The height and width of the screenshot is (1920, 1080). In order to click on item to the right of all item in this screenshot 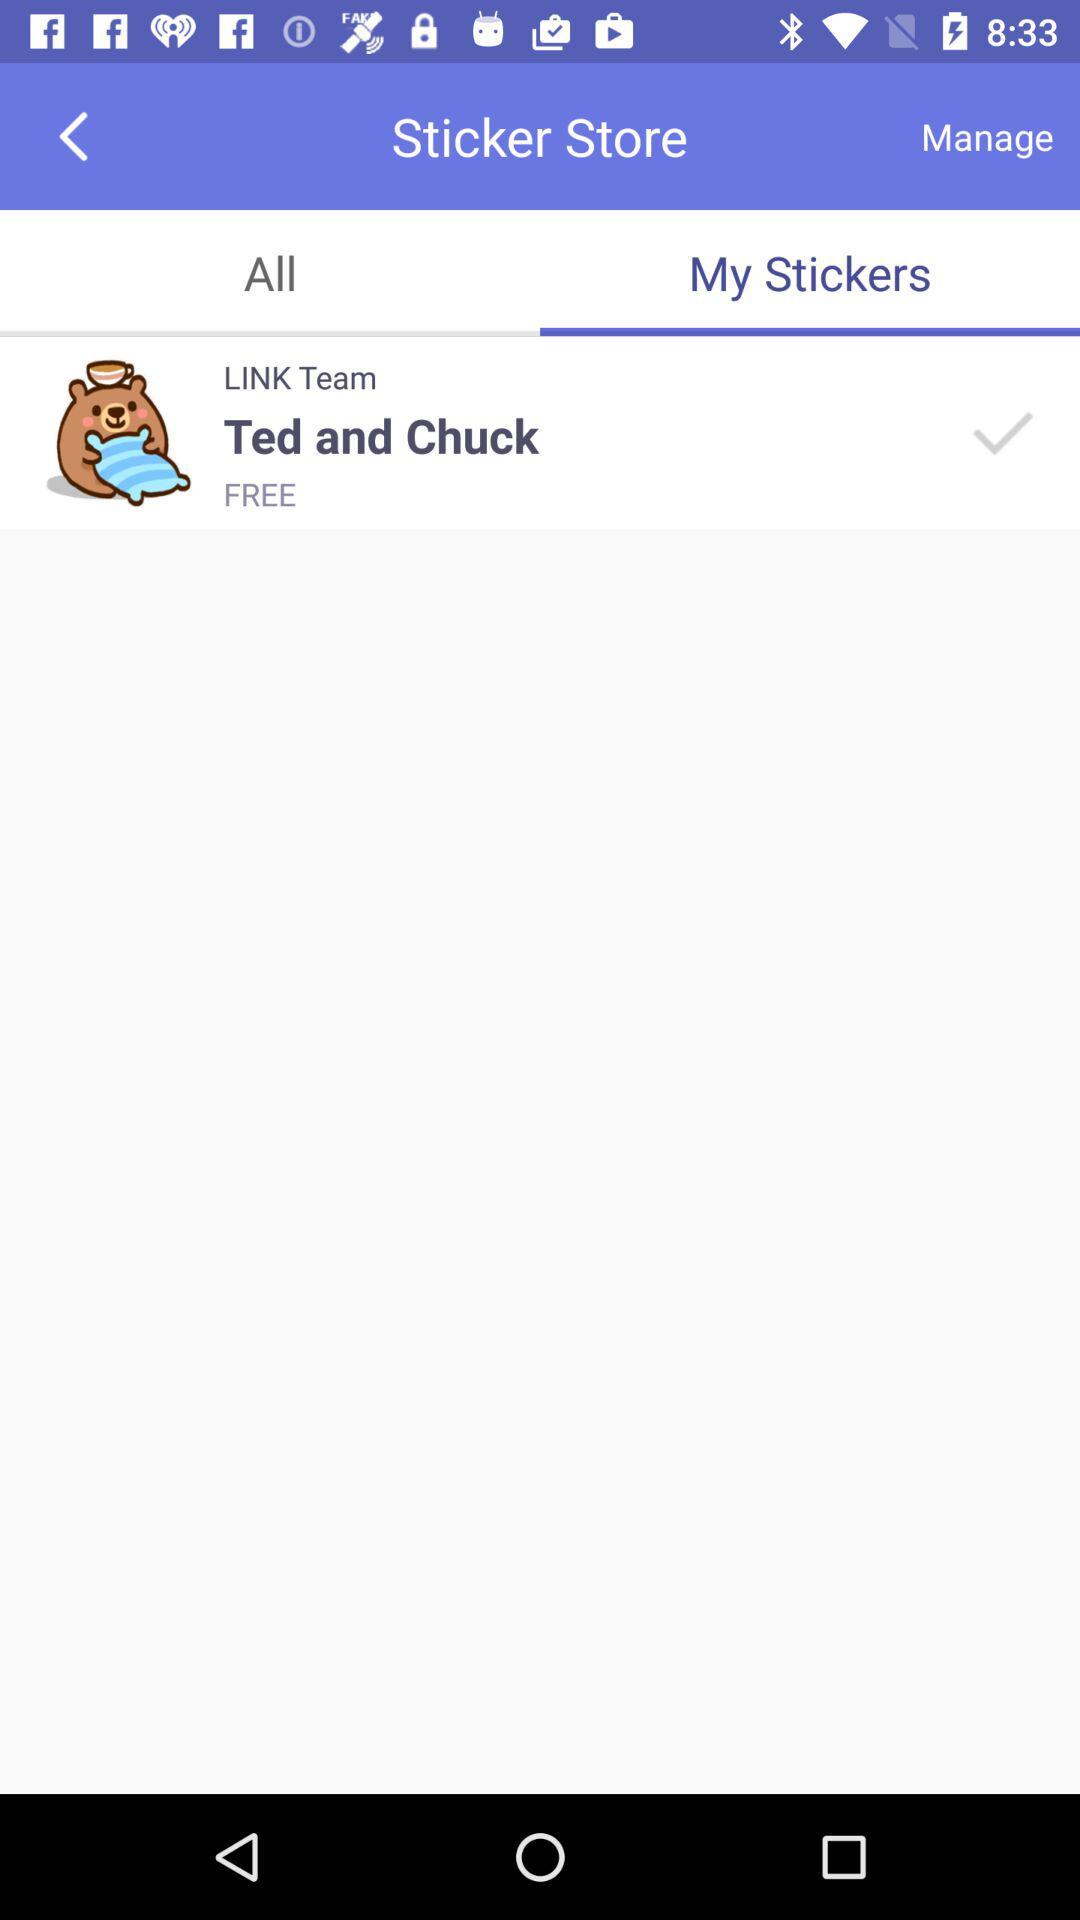, I will do `click(810, 272)`.